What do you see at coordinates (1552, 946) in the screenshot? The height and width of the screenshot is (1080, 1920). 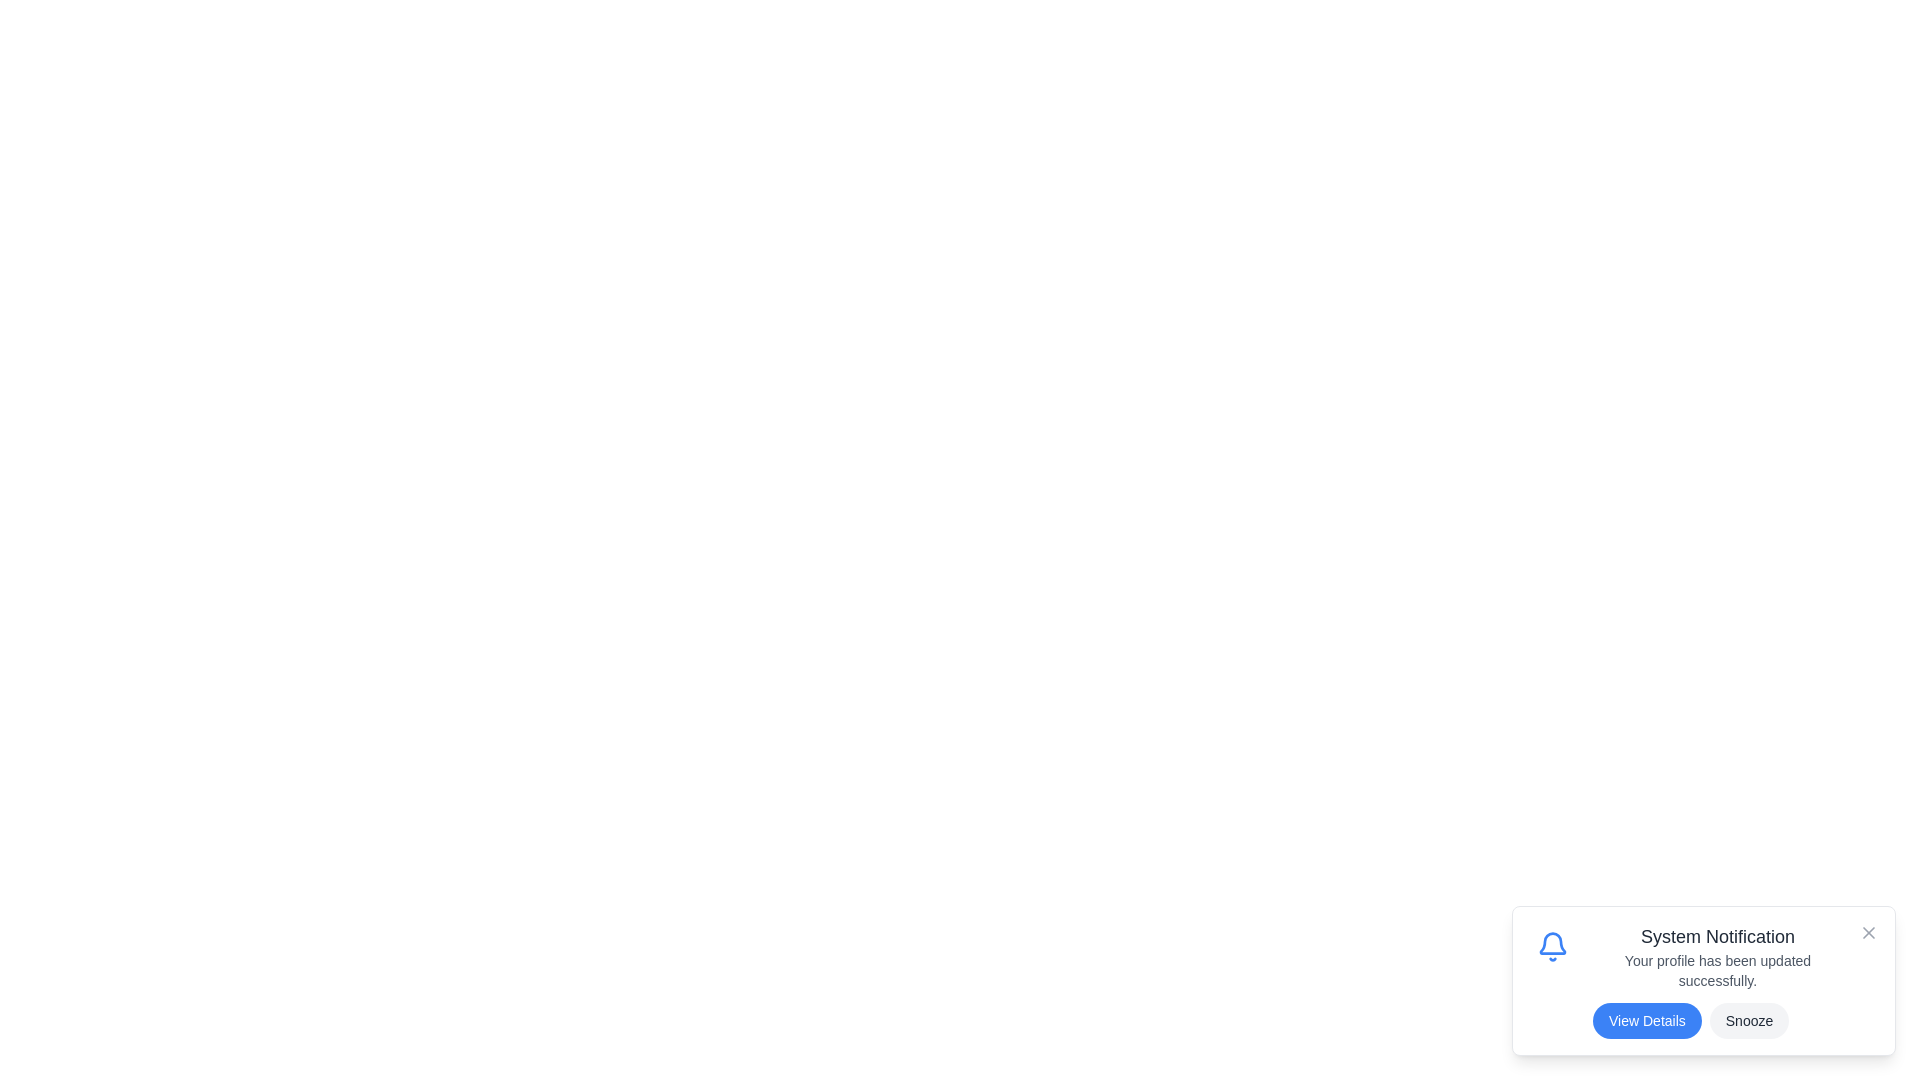 I see `the notification bell icon with a blue outline and a circular dot at its base, located in the bottom-right corner above 'System Notification'` at bounding box center [1552, 946].